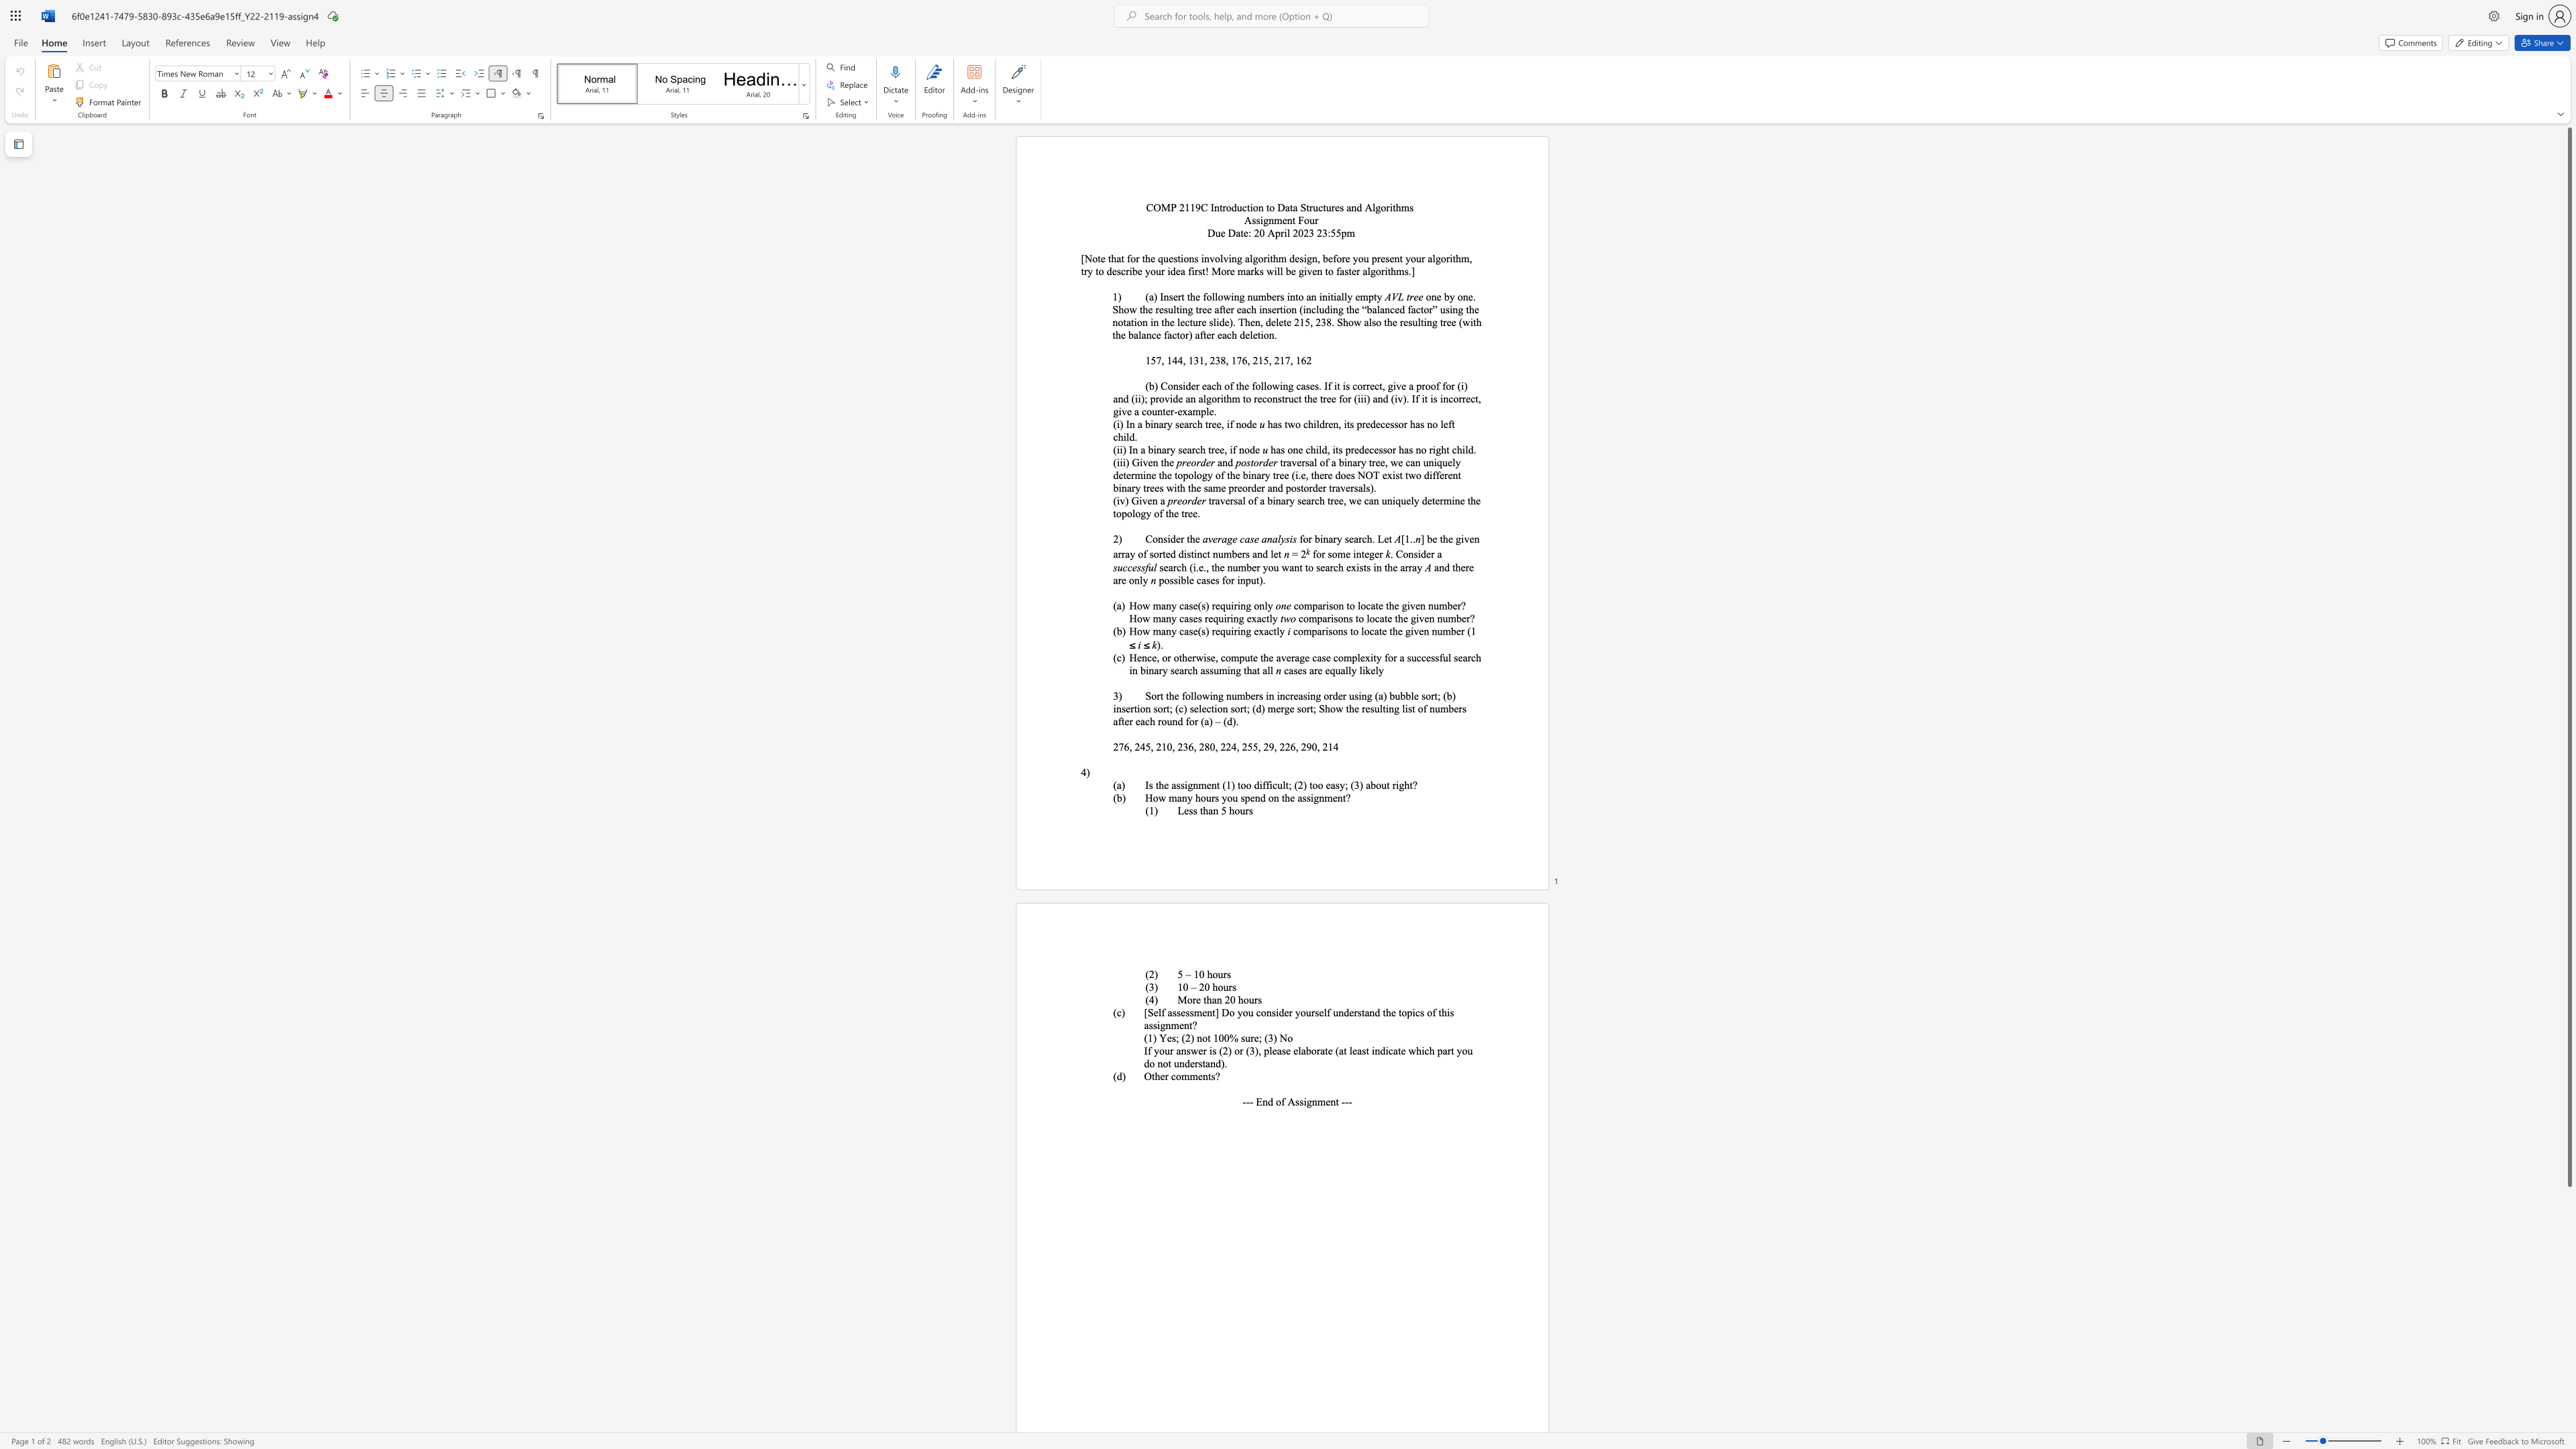 This screenshot has width=2576, height=1449. I want to click on the subset text "sfu" within the text "successful", so click(1140, 567).